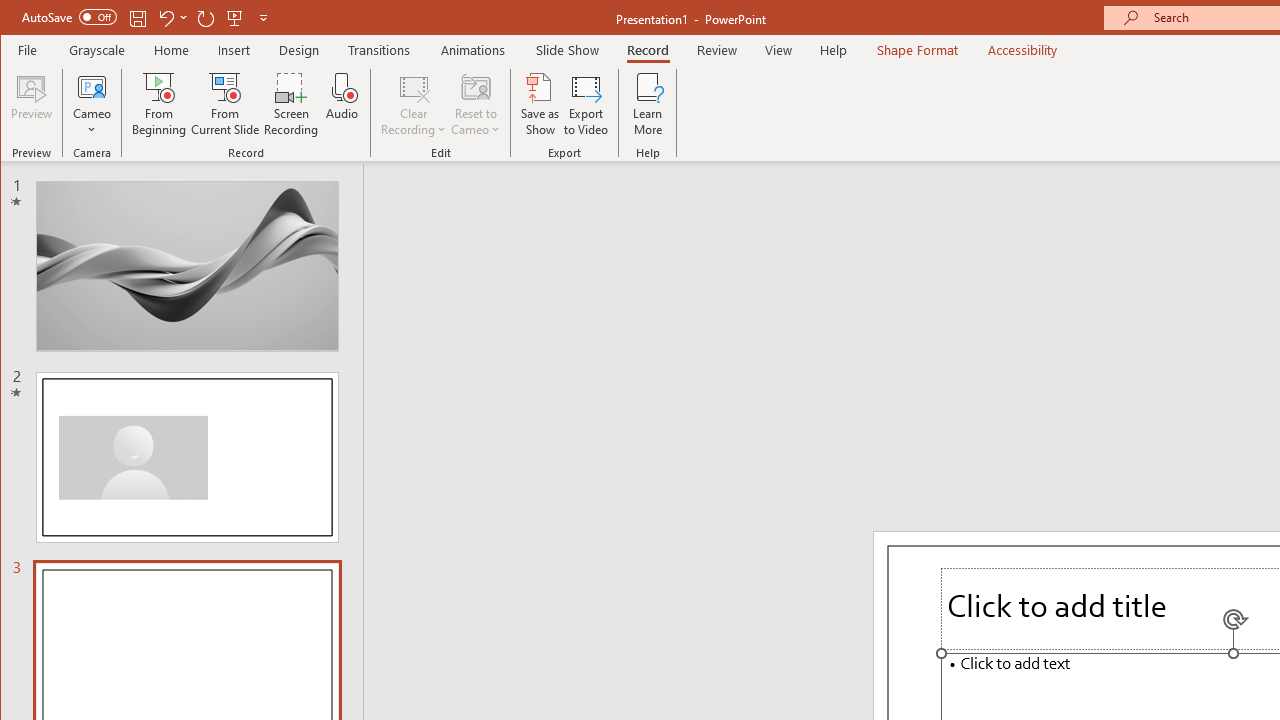  What do you see at coordinates (160, 104) in the screenshot?
I see `'From Beginning...'` at bounding box center [160, 104].